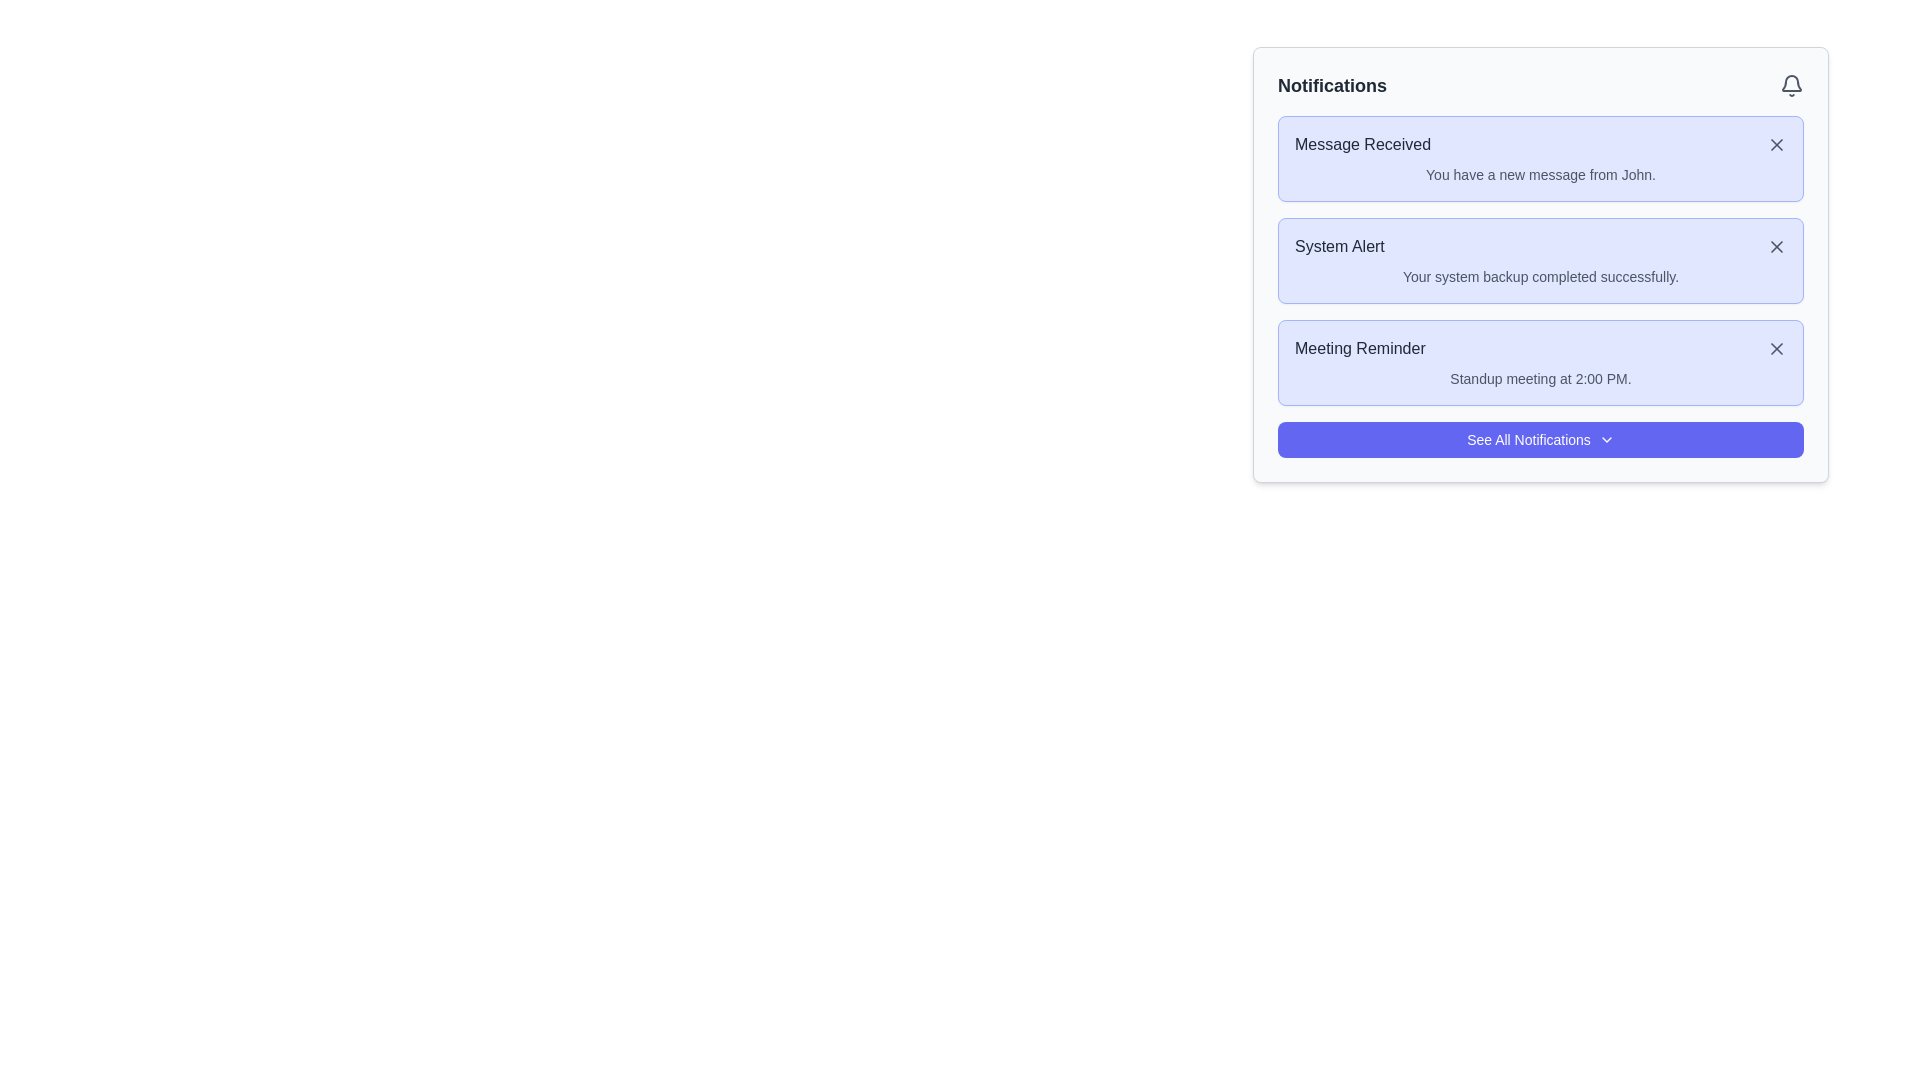 The image size is (1920, 1080). What do you see at coordinates (1776, 144) in the screenshot?
I see `the close button (X icon) located at the top-right corner of the 'Message Received' notification card` at bounding box center [1776, 144].